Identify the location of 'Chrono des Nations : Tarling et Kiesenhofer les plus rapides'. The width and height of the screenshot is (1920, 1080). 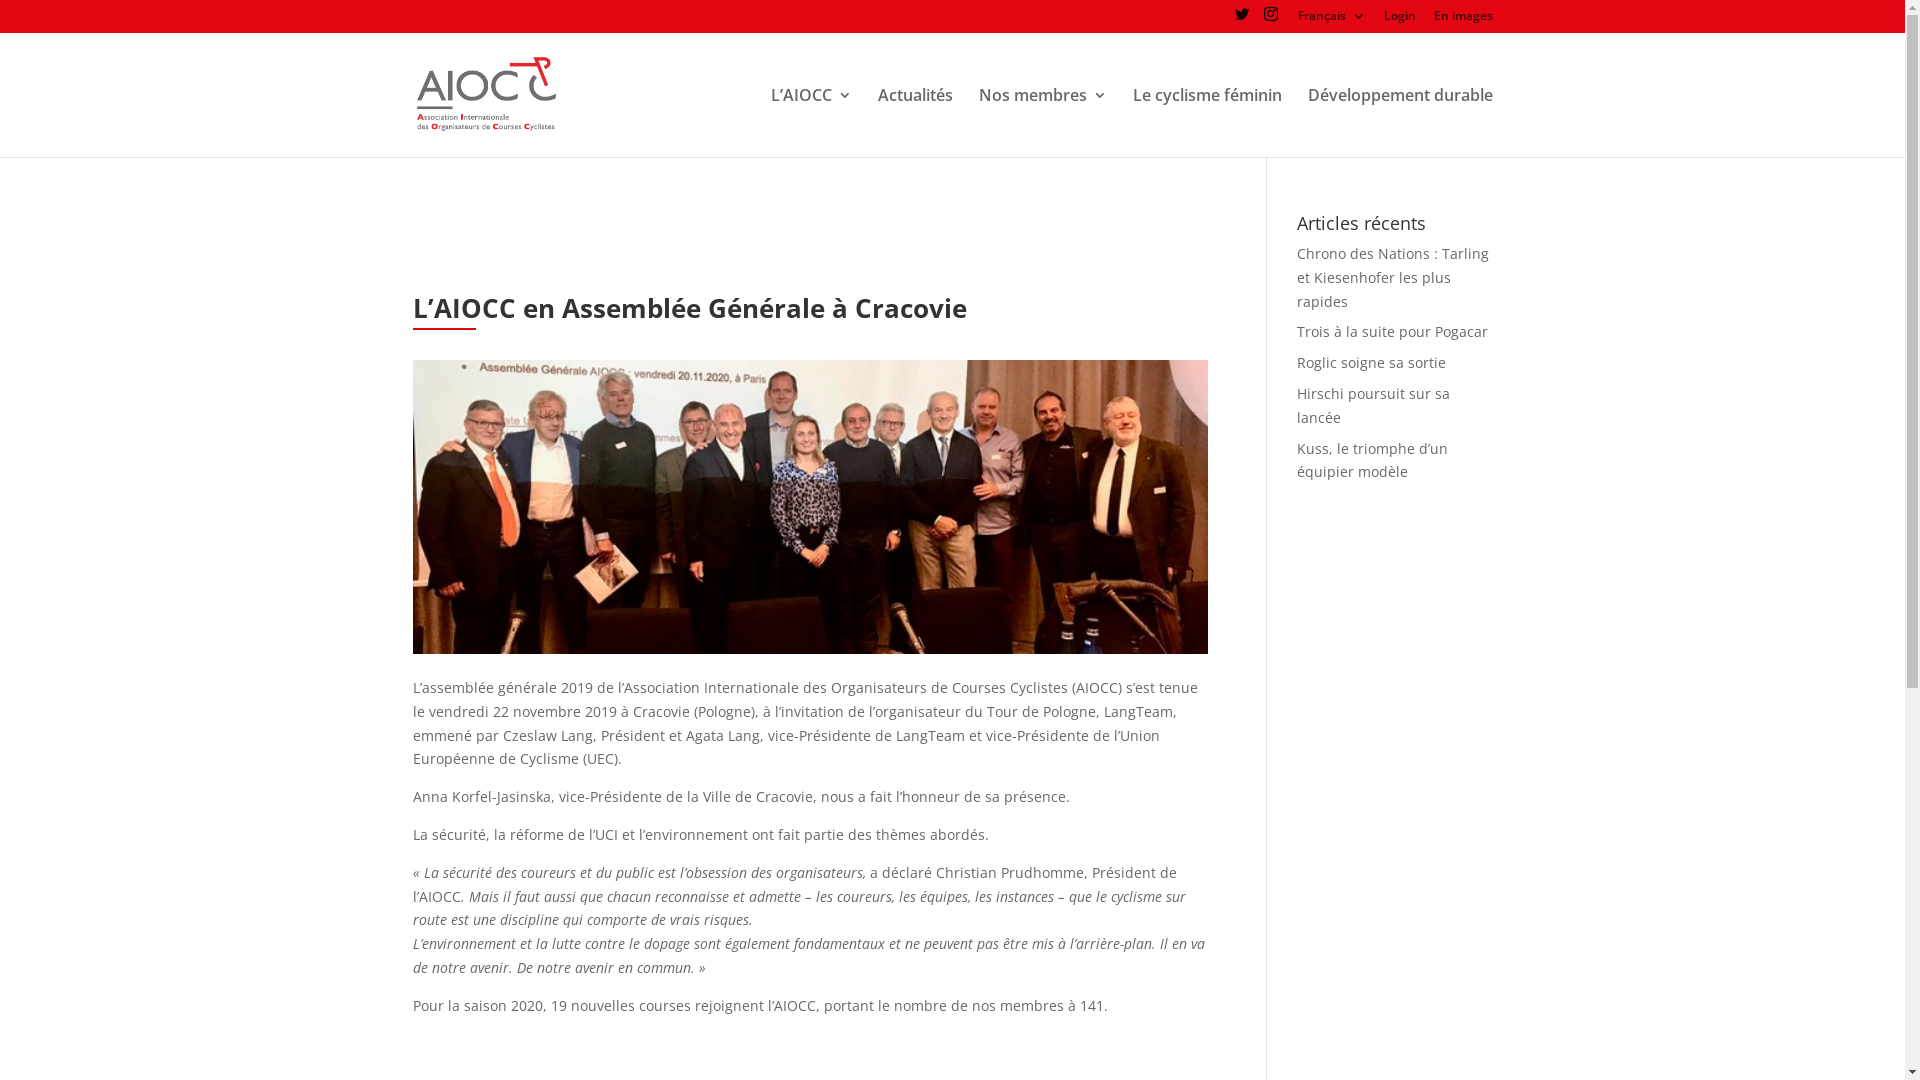
(1391, 277).